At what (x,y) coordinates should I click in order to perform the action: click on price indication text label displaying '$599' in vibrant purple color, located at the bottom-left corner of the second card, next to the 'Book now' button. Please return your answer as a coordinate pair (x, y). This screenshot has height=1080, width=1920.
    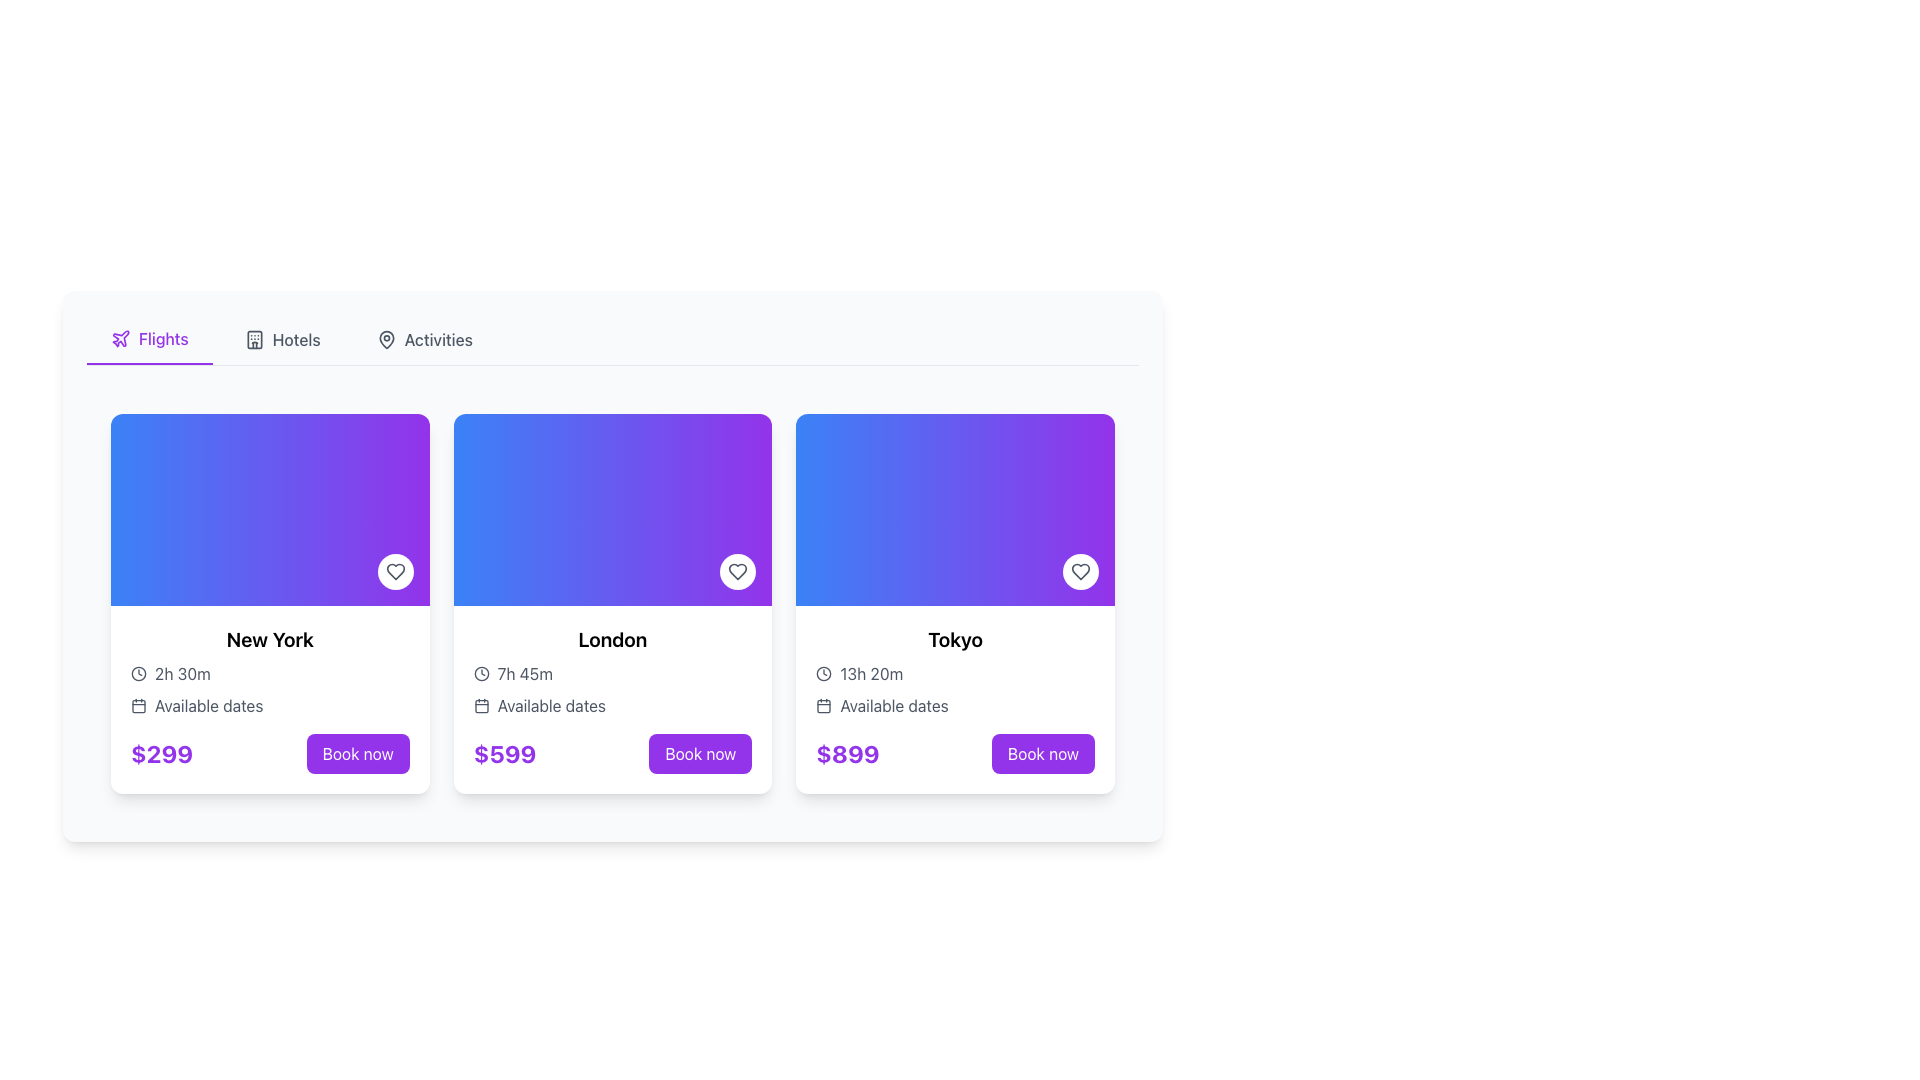
    Looking at the image, I should click on (504, 753).